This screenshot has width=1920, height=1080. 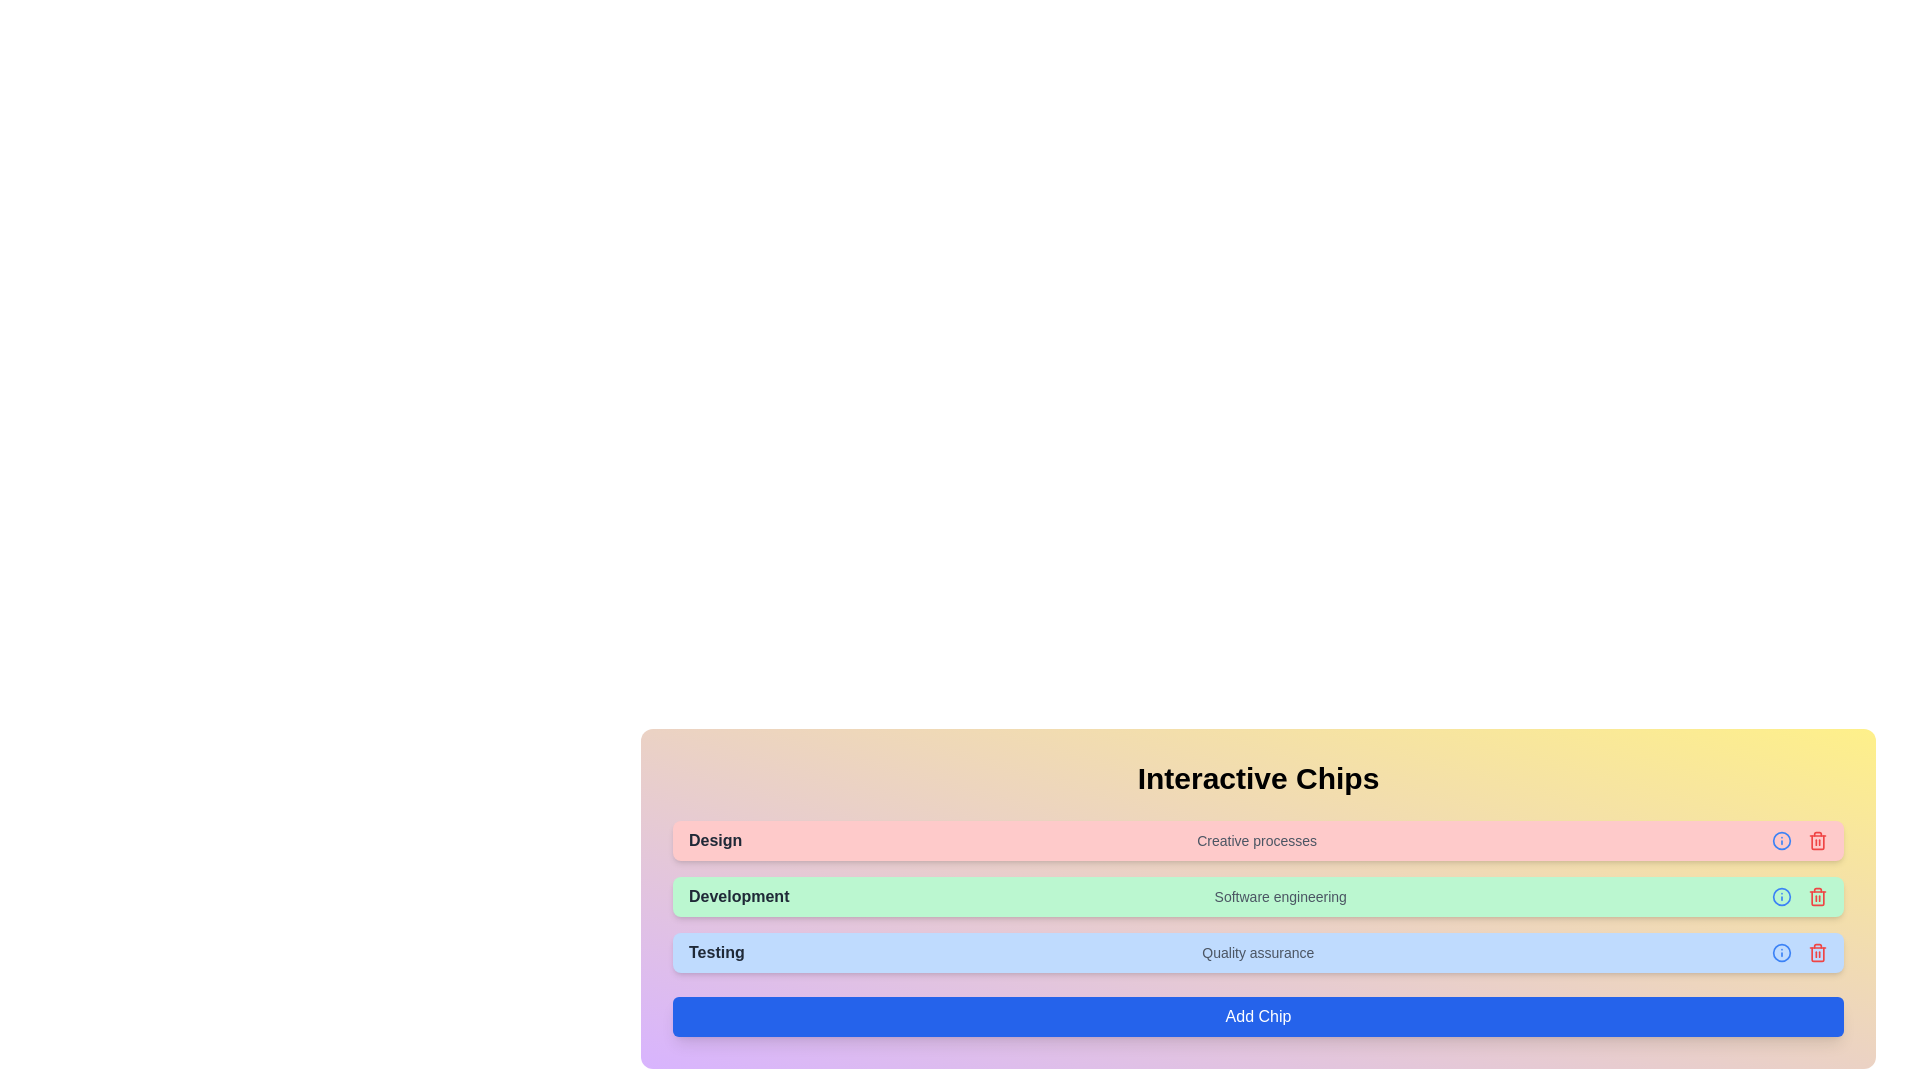 I want to click on 'Trash' icon for the chip labeled Testing, so click(x=1818, y=951).